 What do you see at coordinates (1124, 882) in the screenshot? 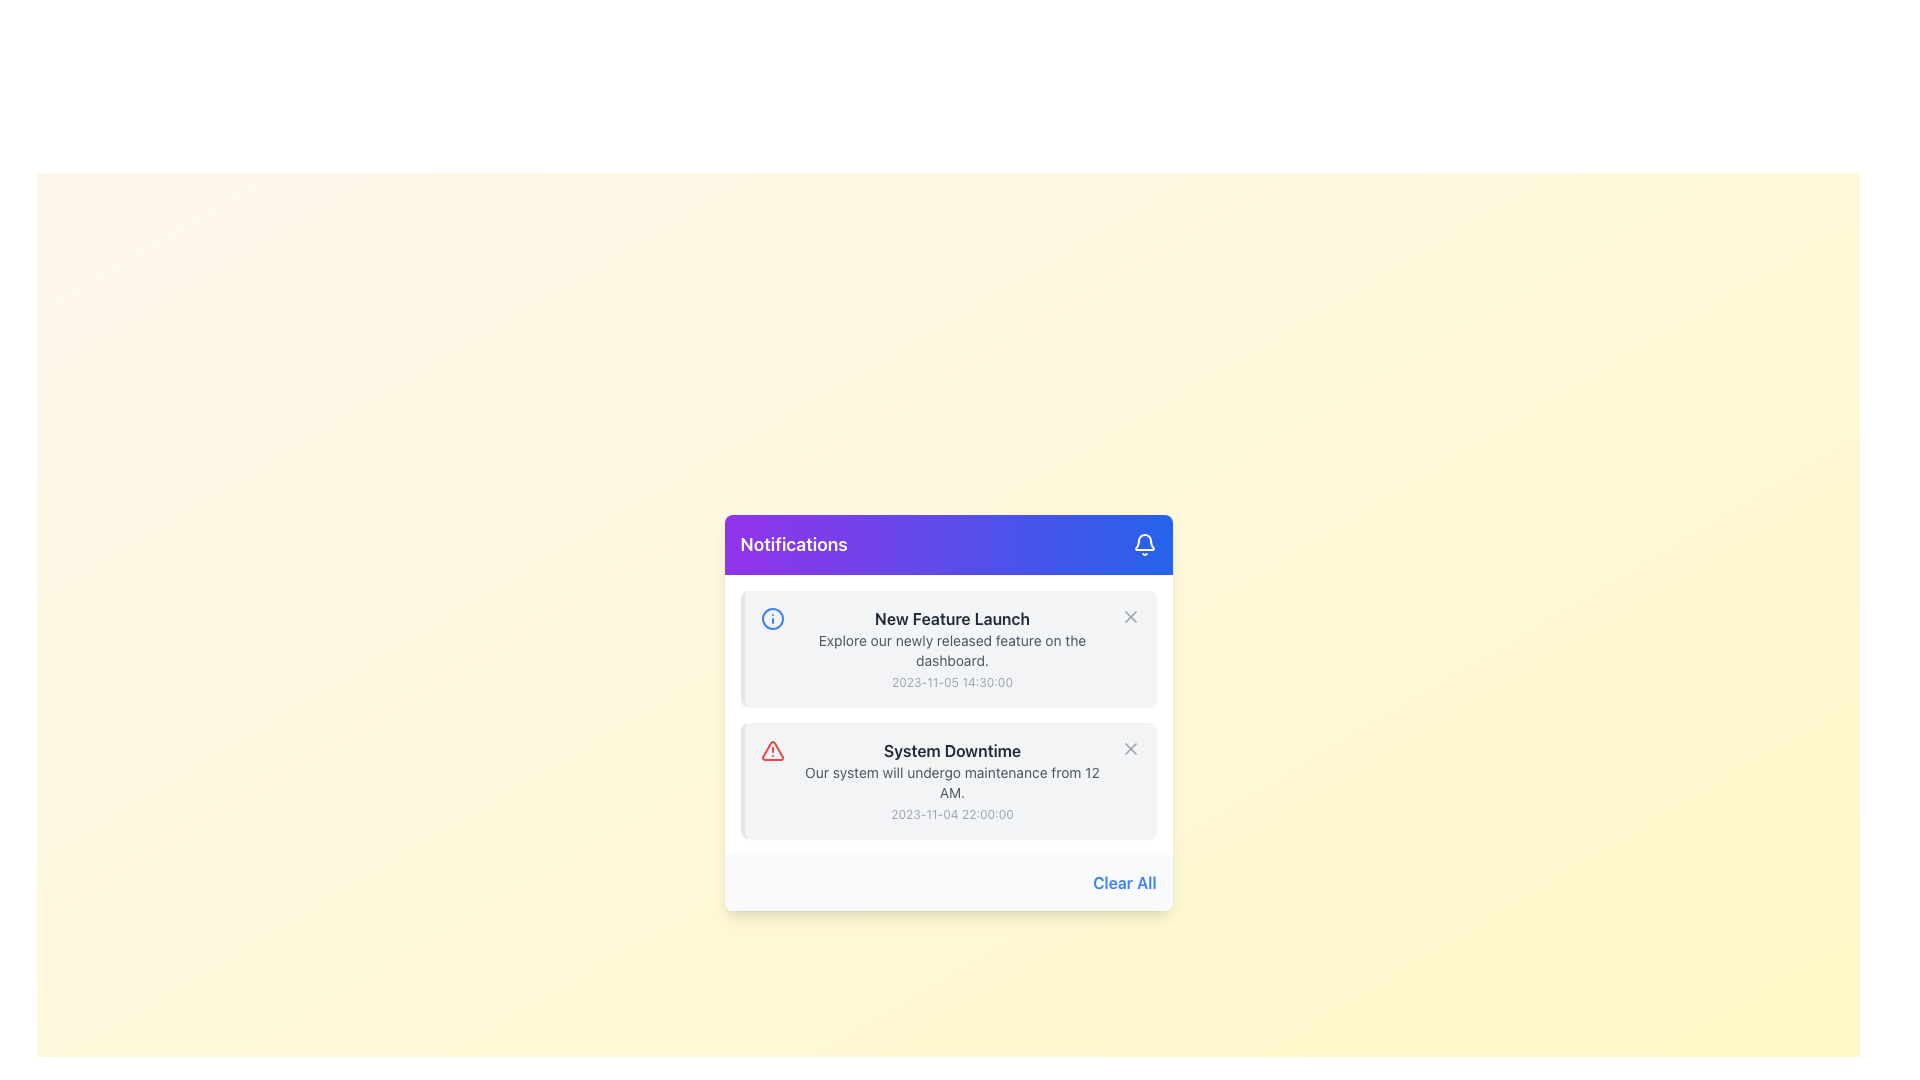
I see `the 'Clear All' text link located in the footer of the notification panel to observe styling changes` at bounding box center [1124, 882].